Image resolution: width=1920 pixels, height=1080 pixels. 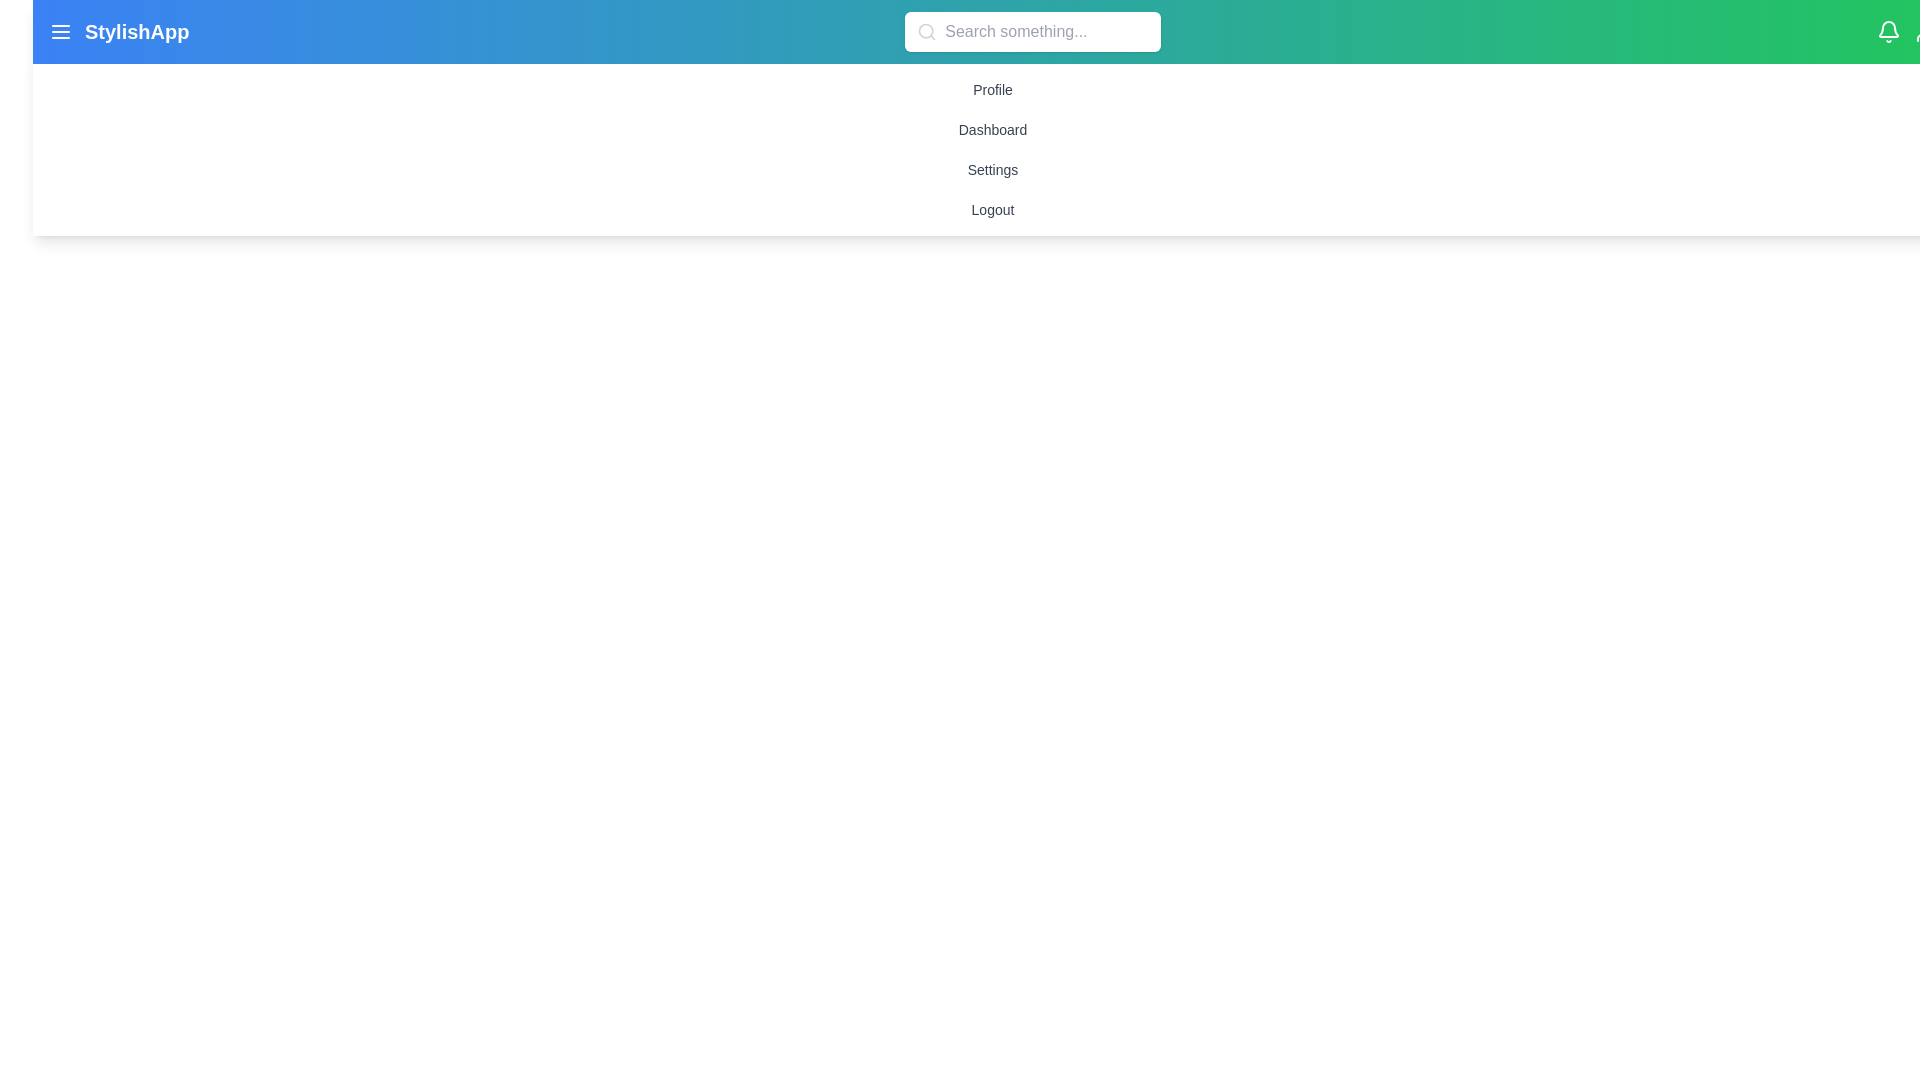 What do you see at coordinates (61, 31) in the screenshot?
I see `the hamburger menu icon button located at the top-left corner of the layout` at bounding box center [61, 31].